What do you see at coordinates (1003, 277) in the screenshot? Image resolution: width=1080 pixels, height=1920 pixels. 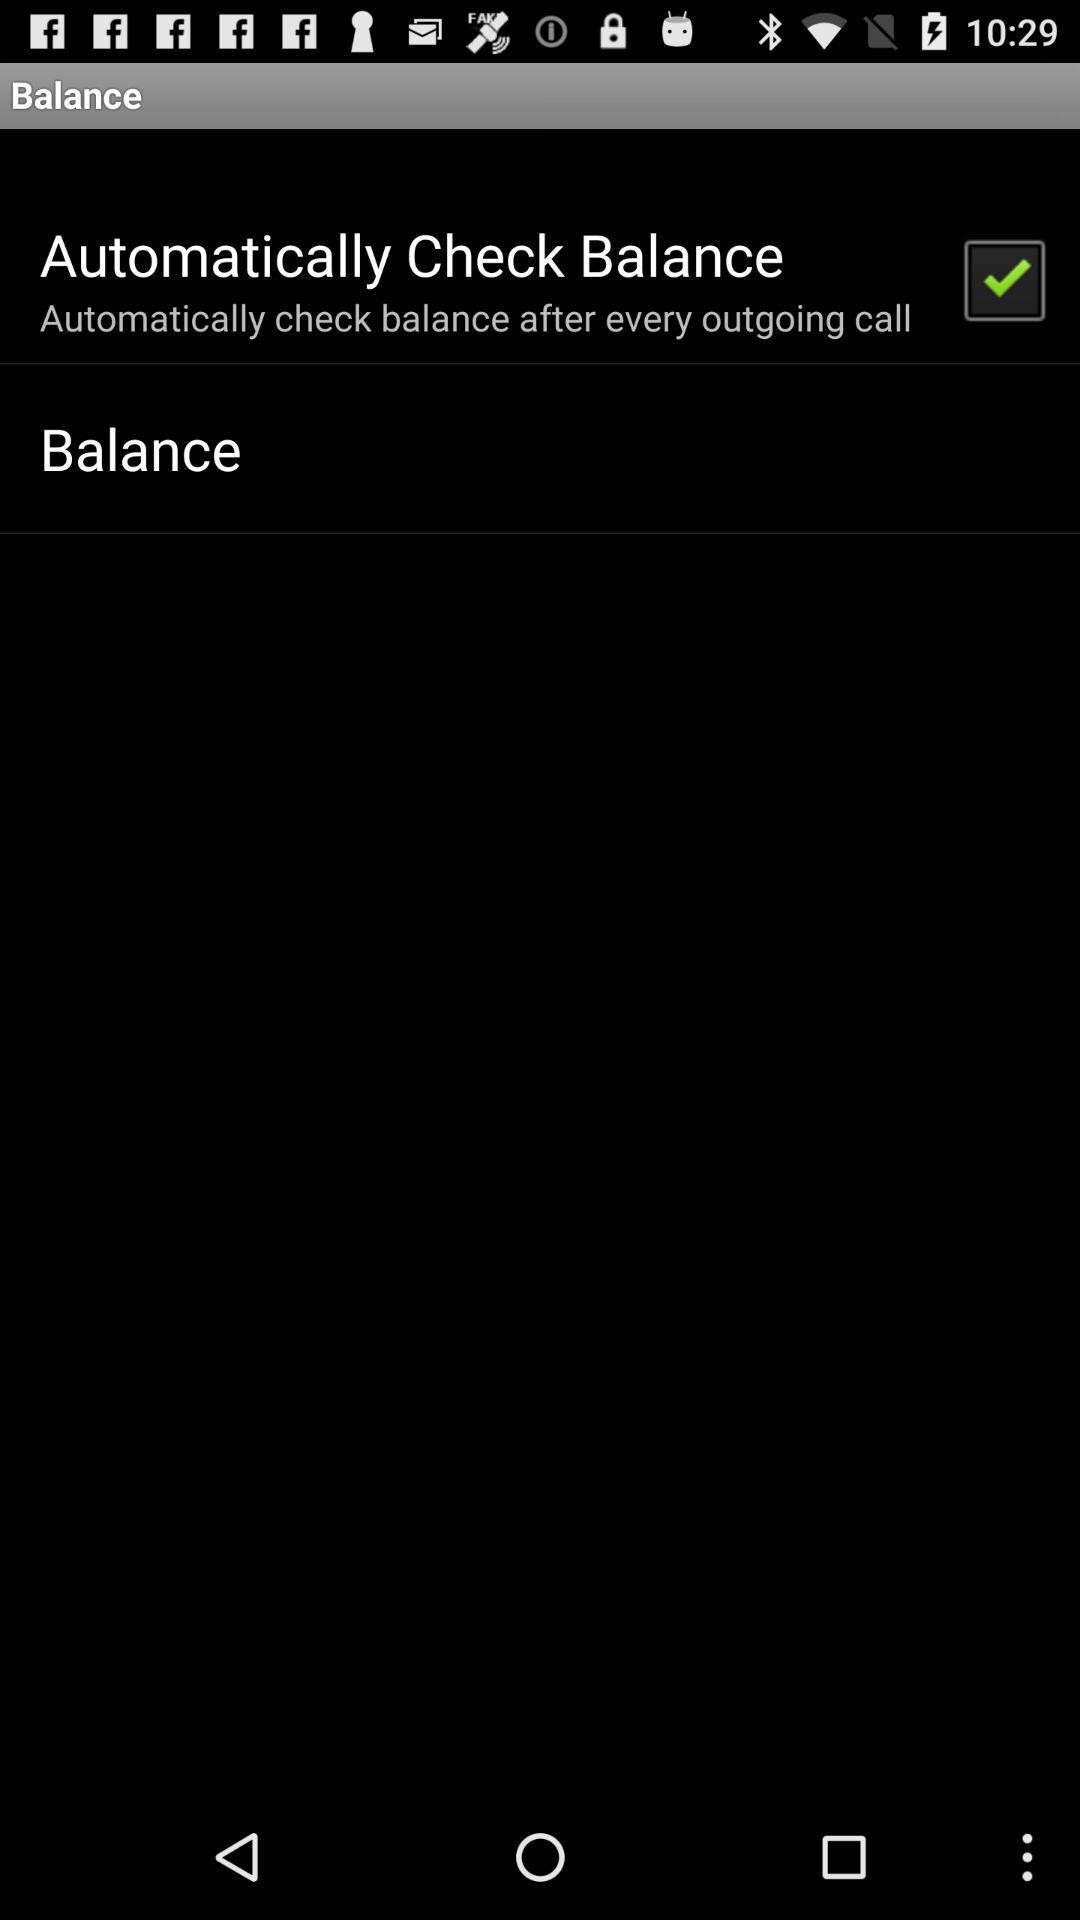 I see `icon to the right of the automatically check balance` at bounding box center [1003, 277].